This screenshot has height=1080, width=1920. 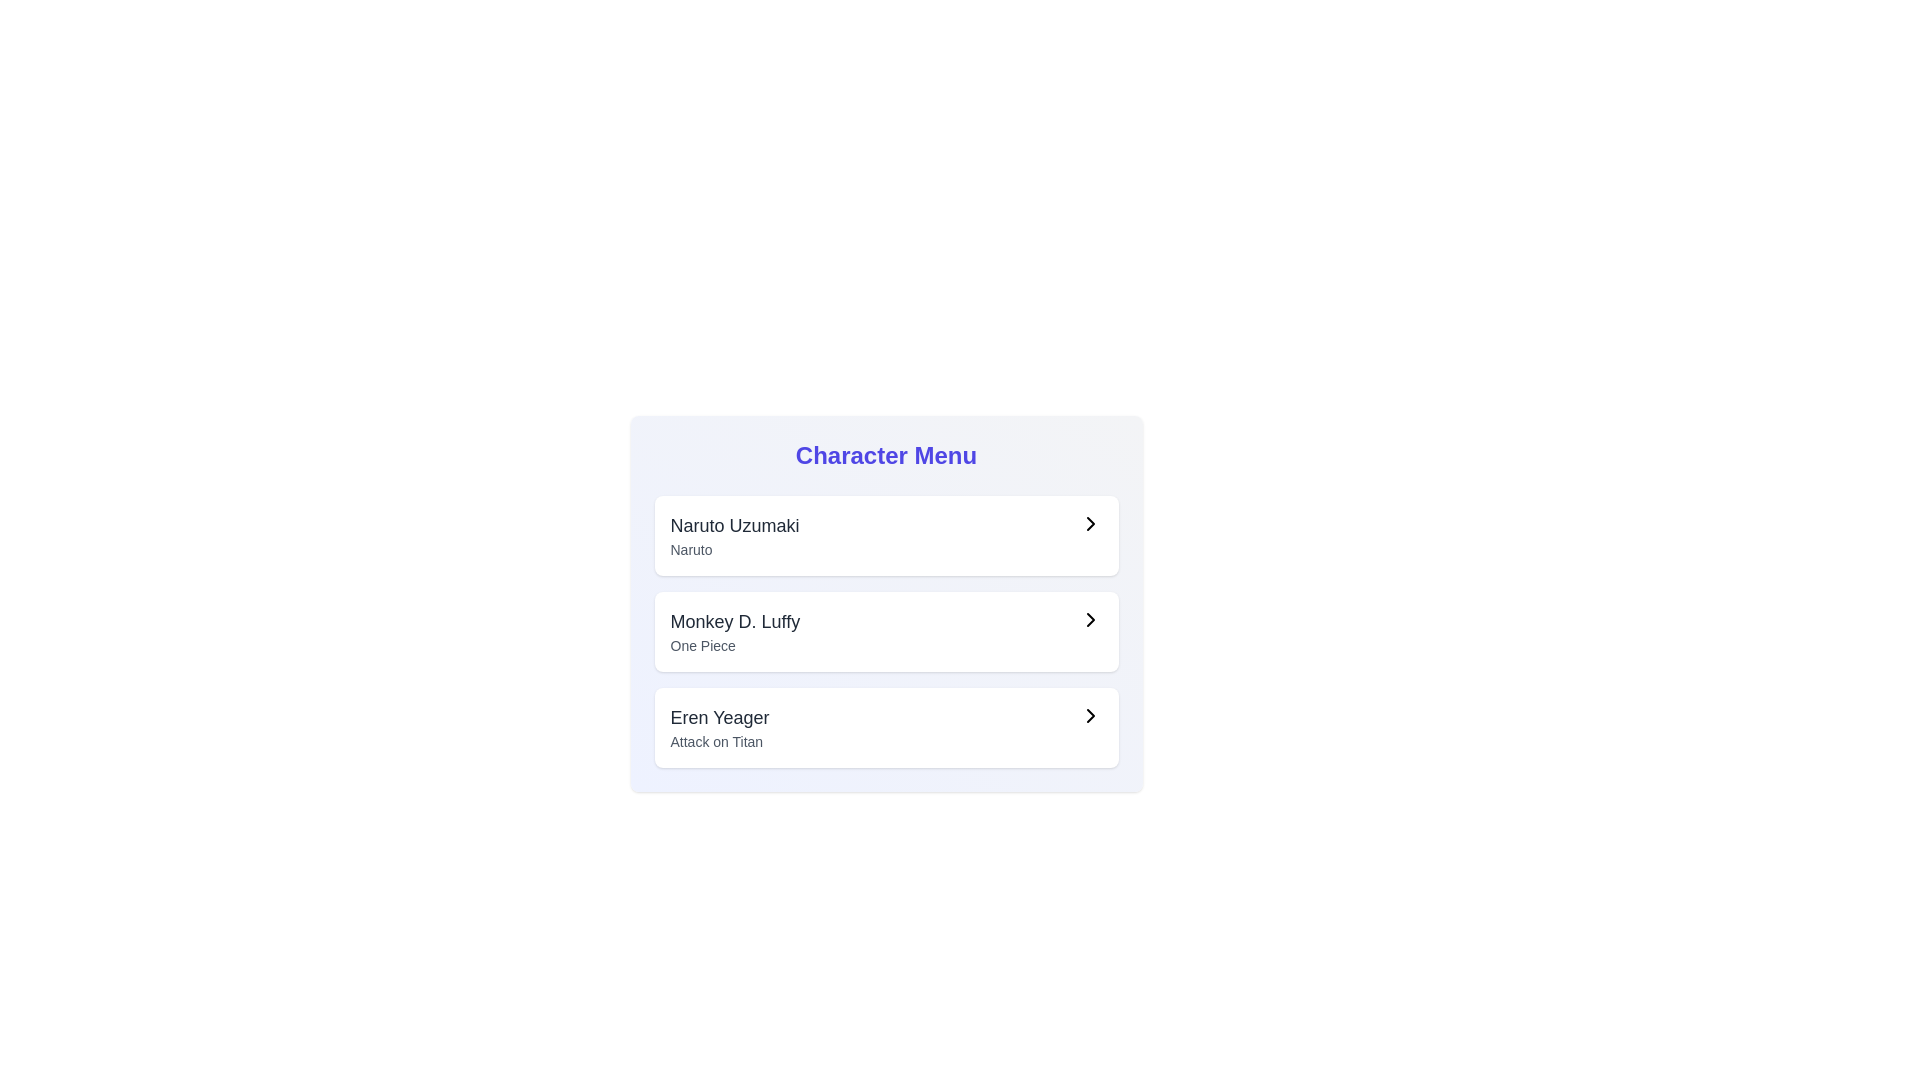 I want to click on the third card in the vertically arranged list of options in the 'Character Menu', so click(x=885, y=728).